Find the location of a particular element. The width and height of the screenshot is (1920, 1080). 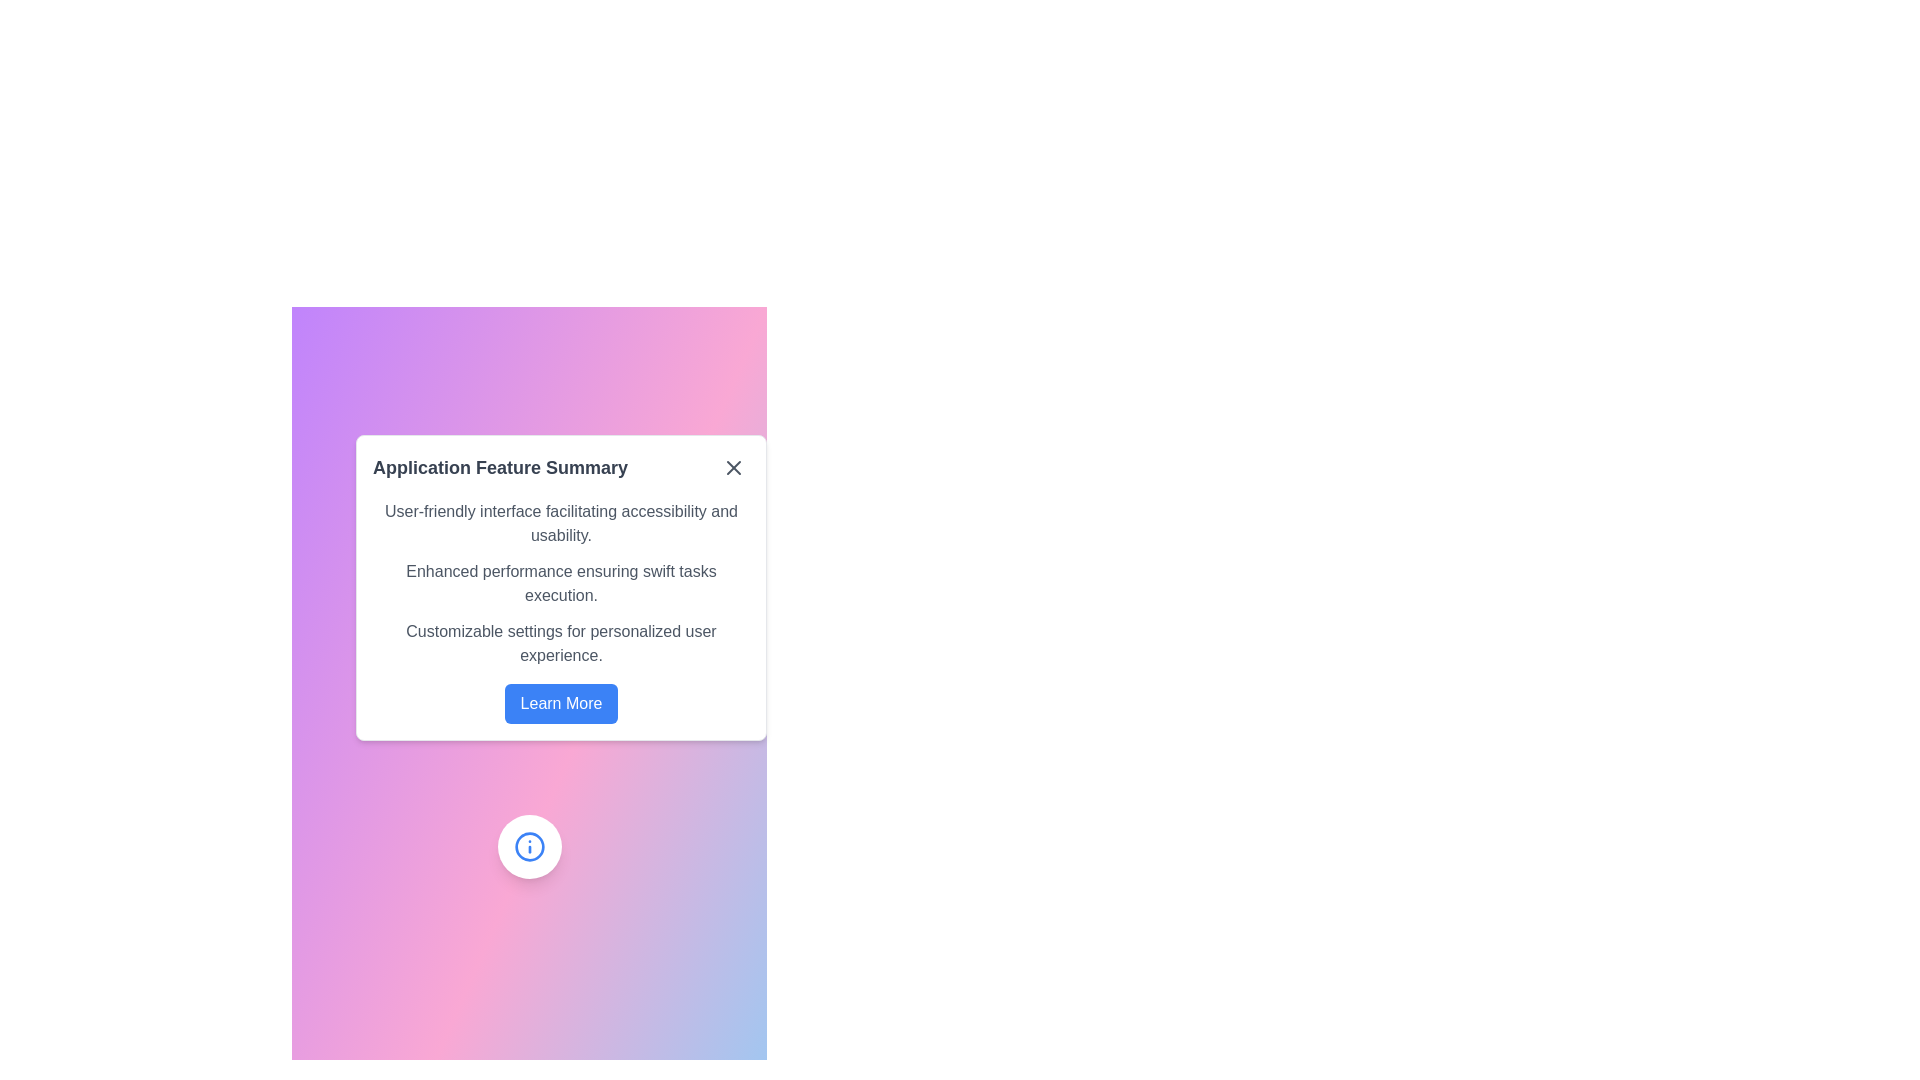

the Text header at the top of the modal that summarizes the content and provides context to the user is located at coordinates (560, 467).